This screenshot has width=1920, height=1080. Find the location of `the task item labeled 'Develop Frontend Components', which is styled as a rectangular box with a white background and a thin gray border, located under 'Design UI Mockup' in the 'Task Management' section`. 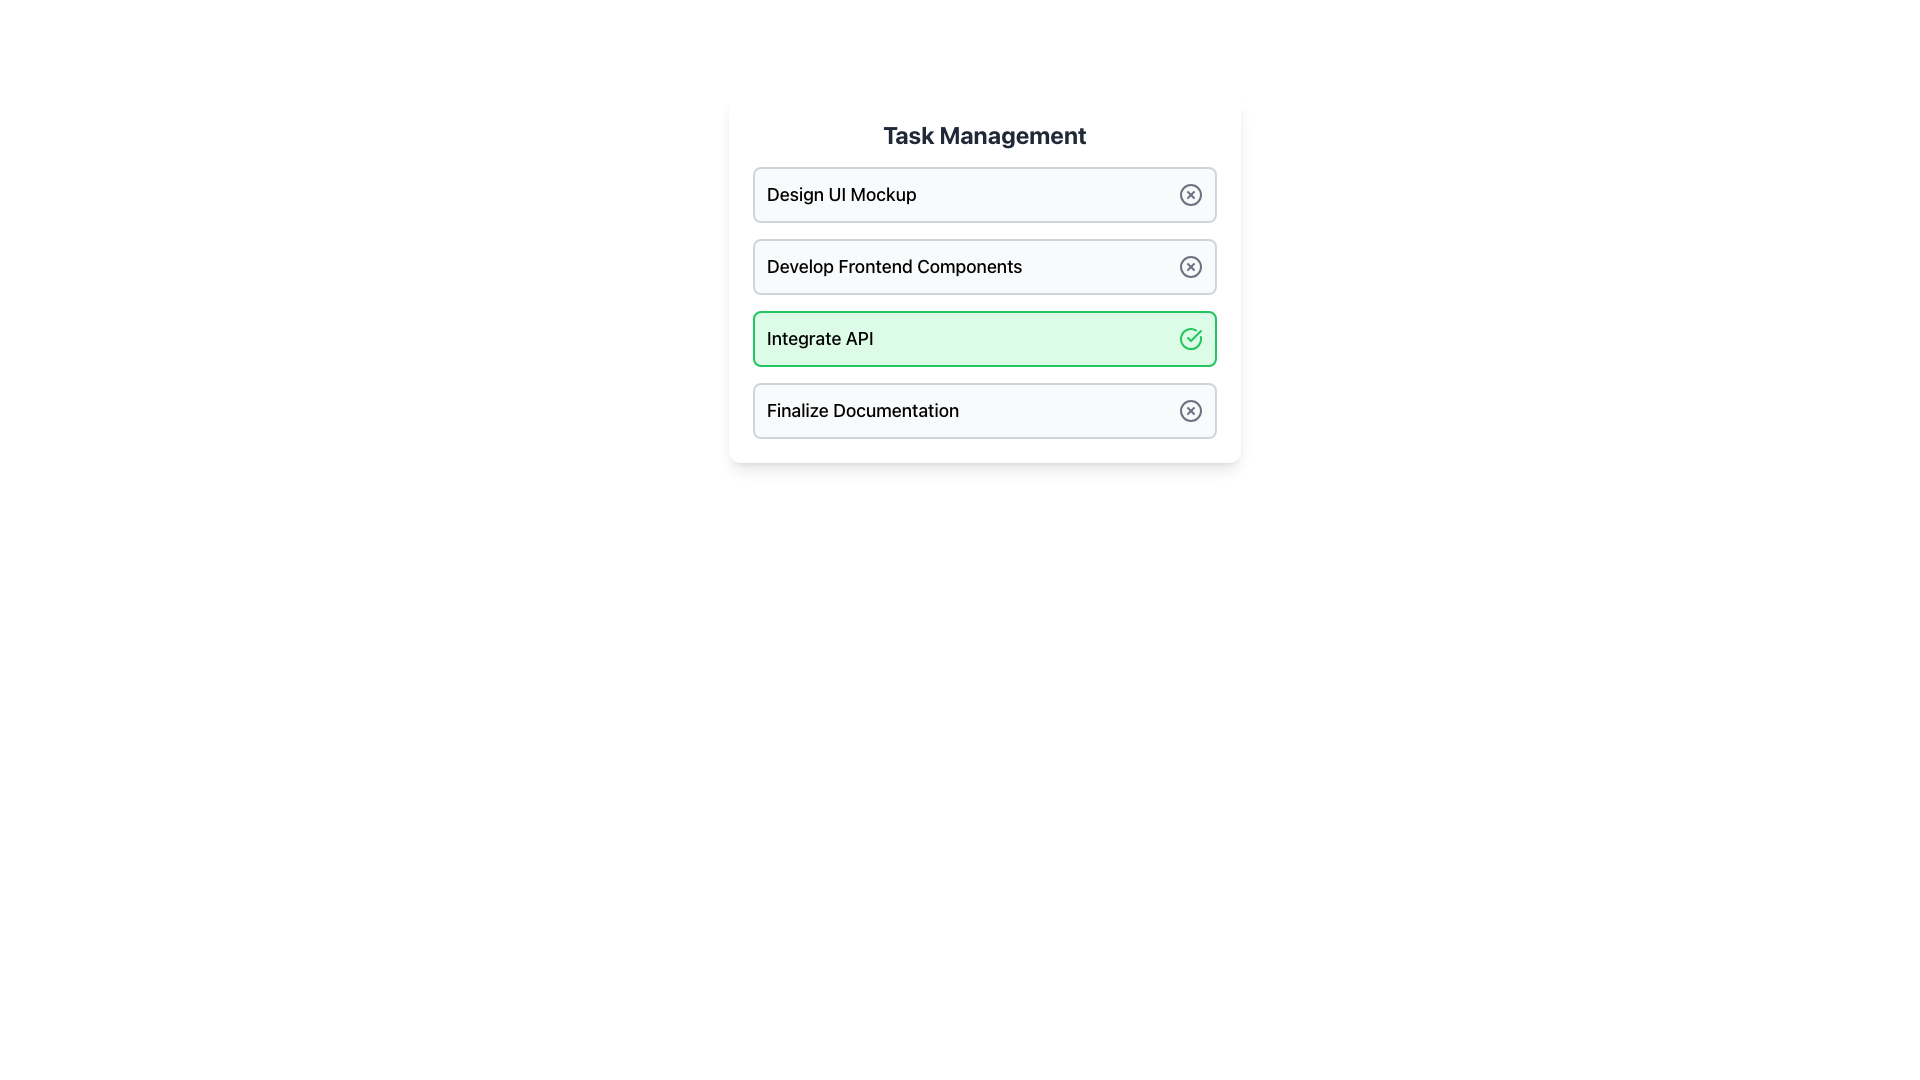

the task item labeled 'Develop Frontend Components', which is styled as a rectangular box with a white background and a thin gray border, located under 'Design UI Mockup' in the 'Task Management' section is located at coordinates (984, 278).